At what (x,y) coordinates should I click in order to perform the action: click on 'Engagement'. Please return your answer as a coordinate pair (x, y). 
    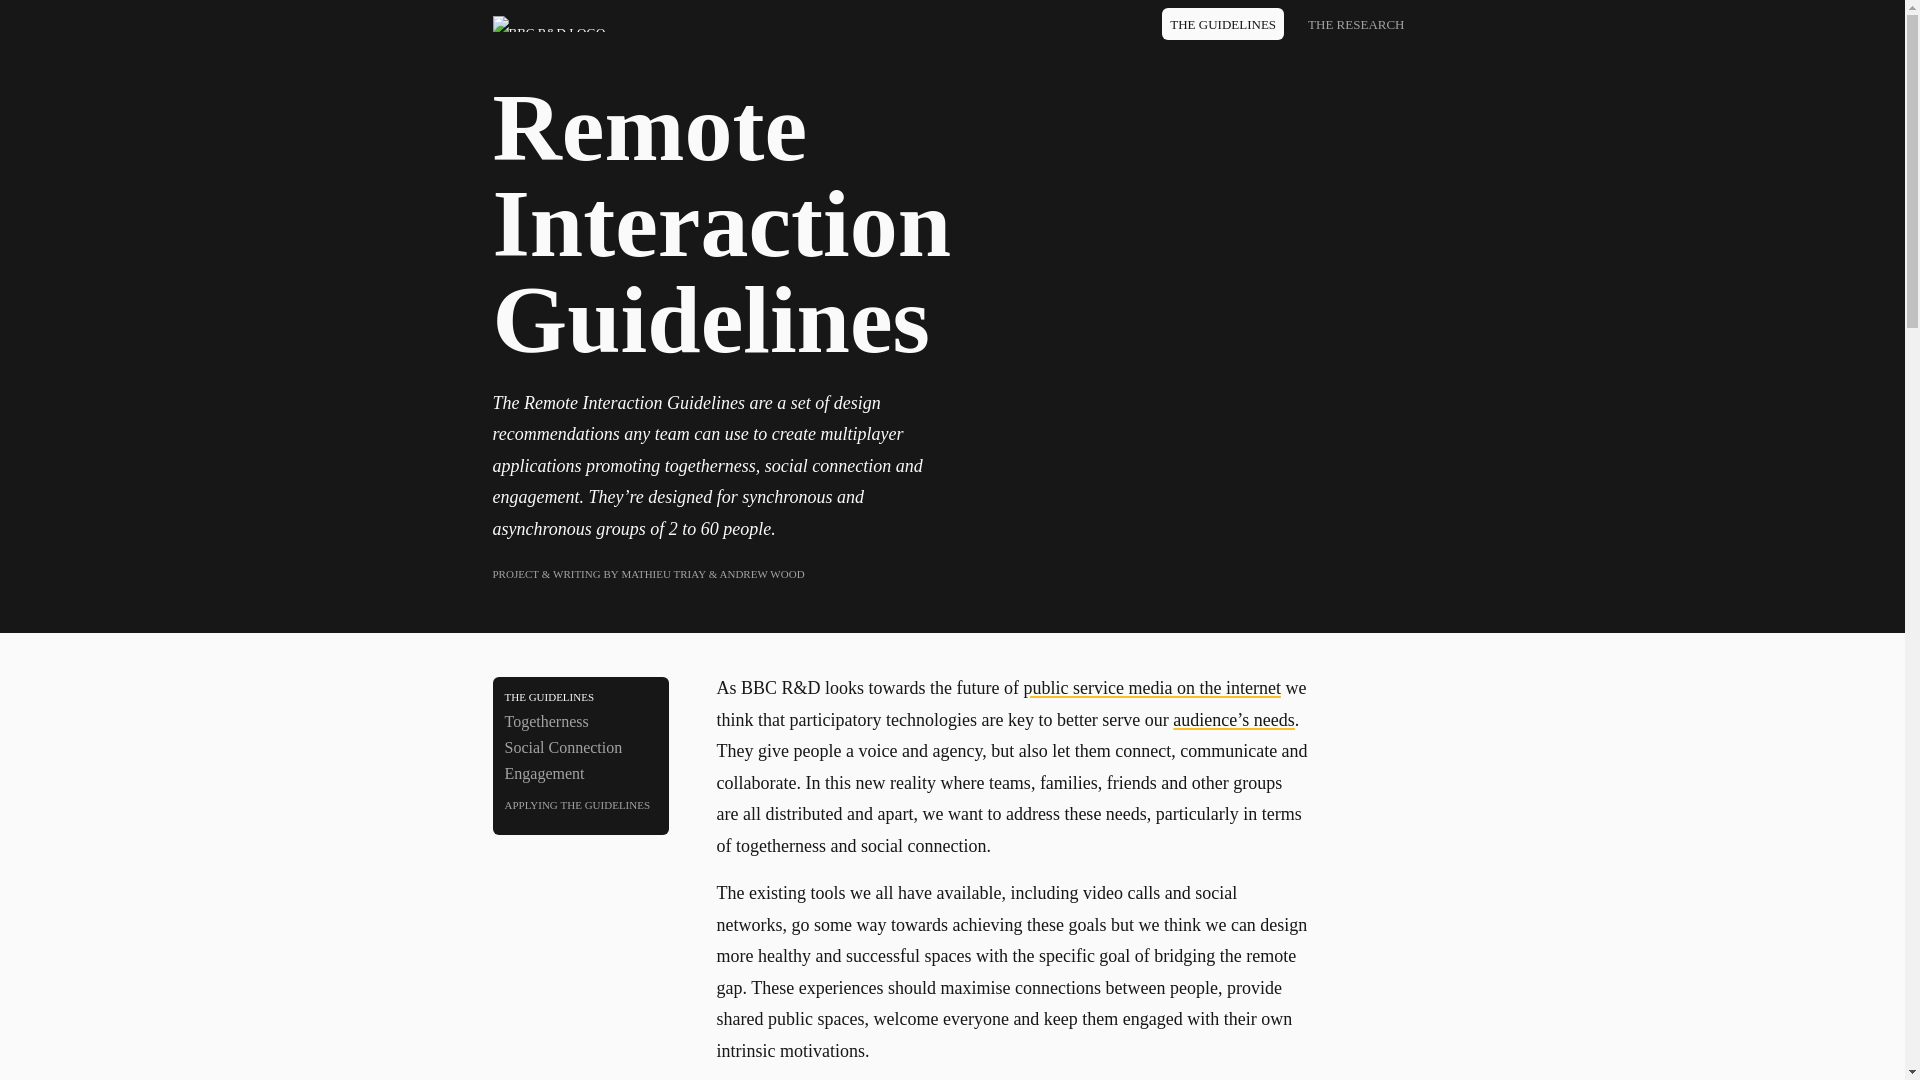
    Looking at the image, I should click on (579, 773).